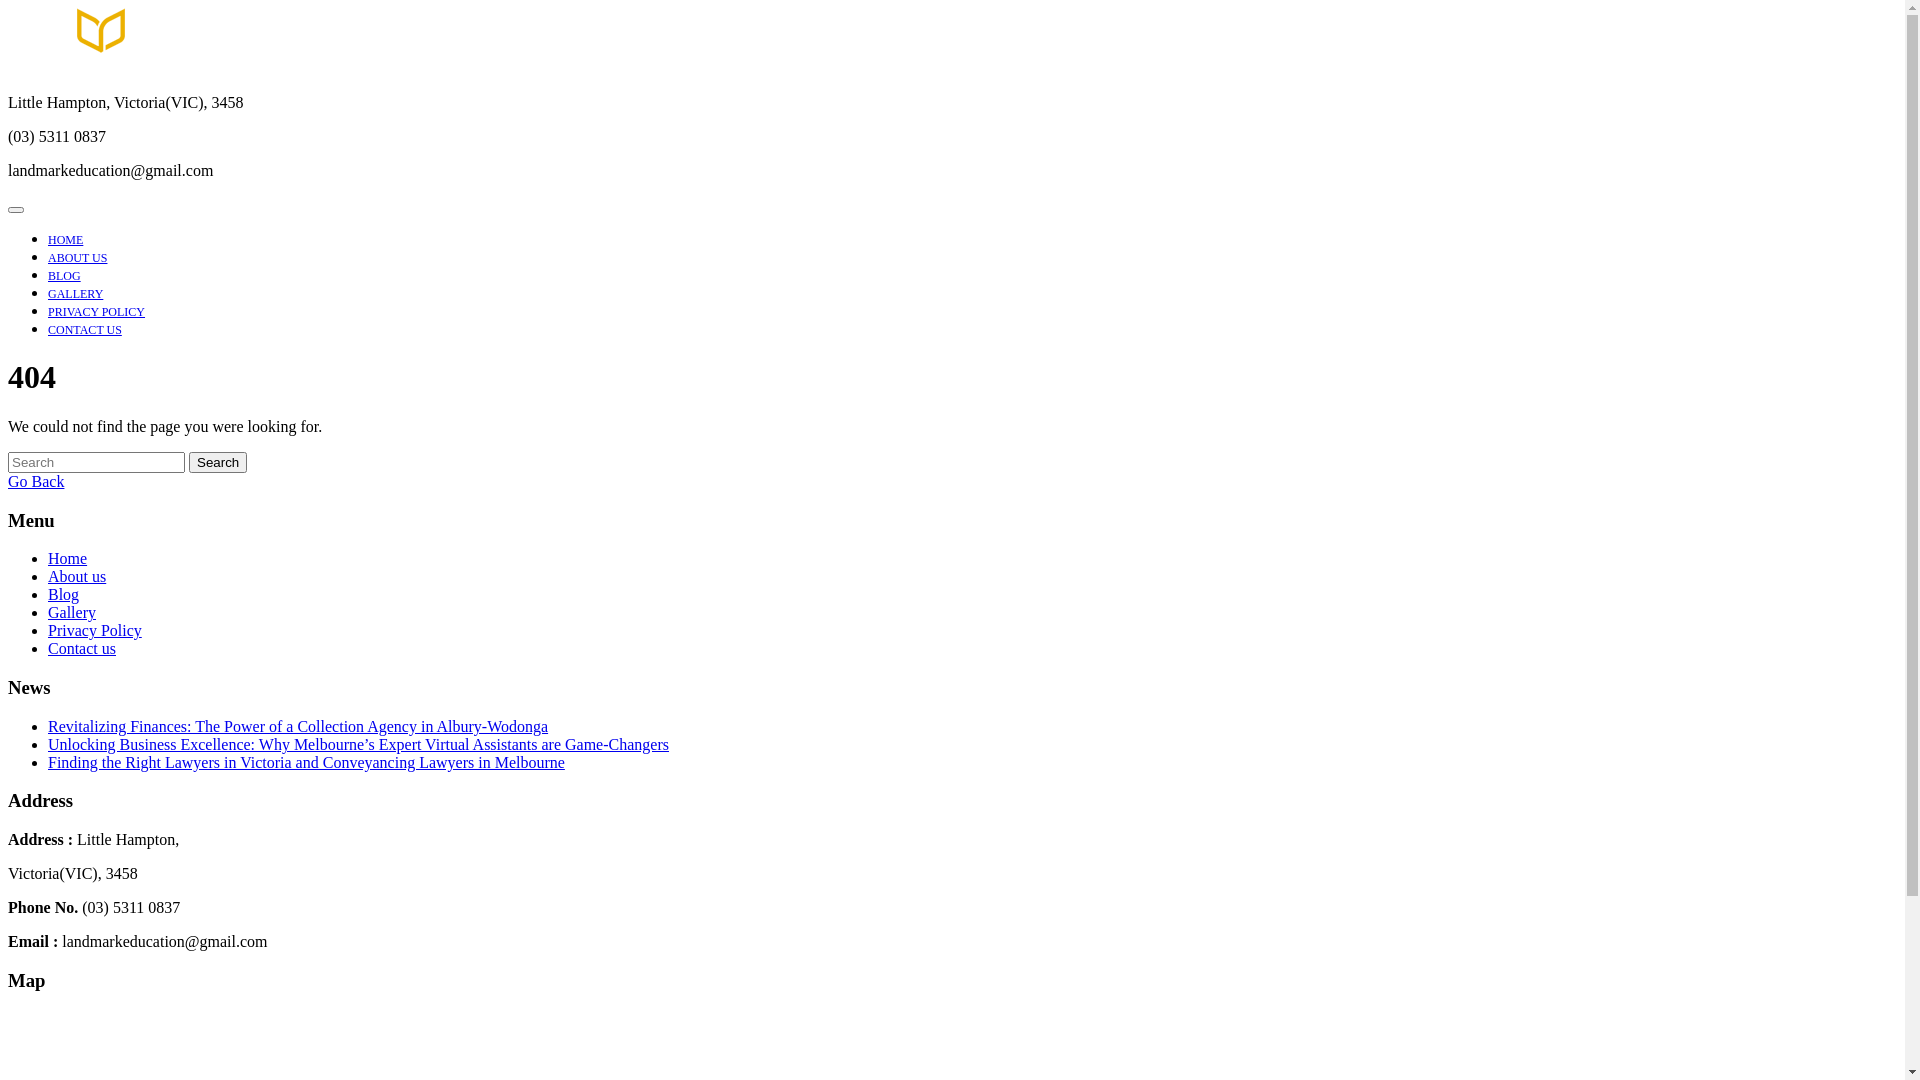 The width and height of the screenshot is (1920, 1080). What do you see at coordinates (48, 329) in the screenshot?
I see `'CONTACT US'` at bounding box center [48, 329].